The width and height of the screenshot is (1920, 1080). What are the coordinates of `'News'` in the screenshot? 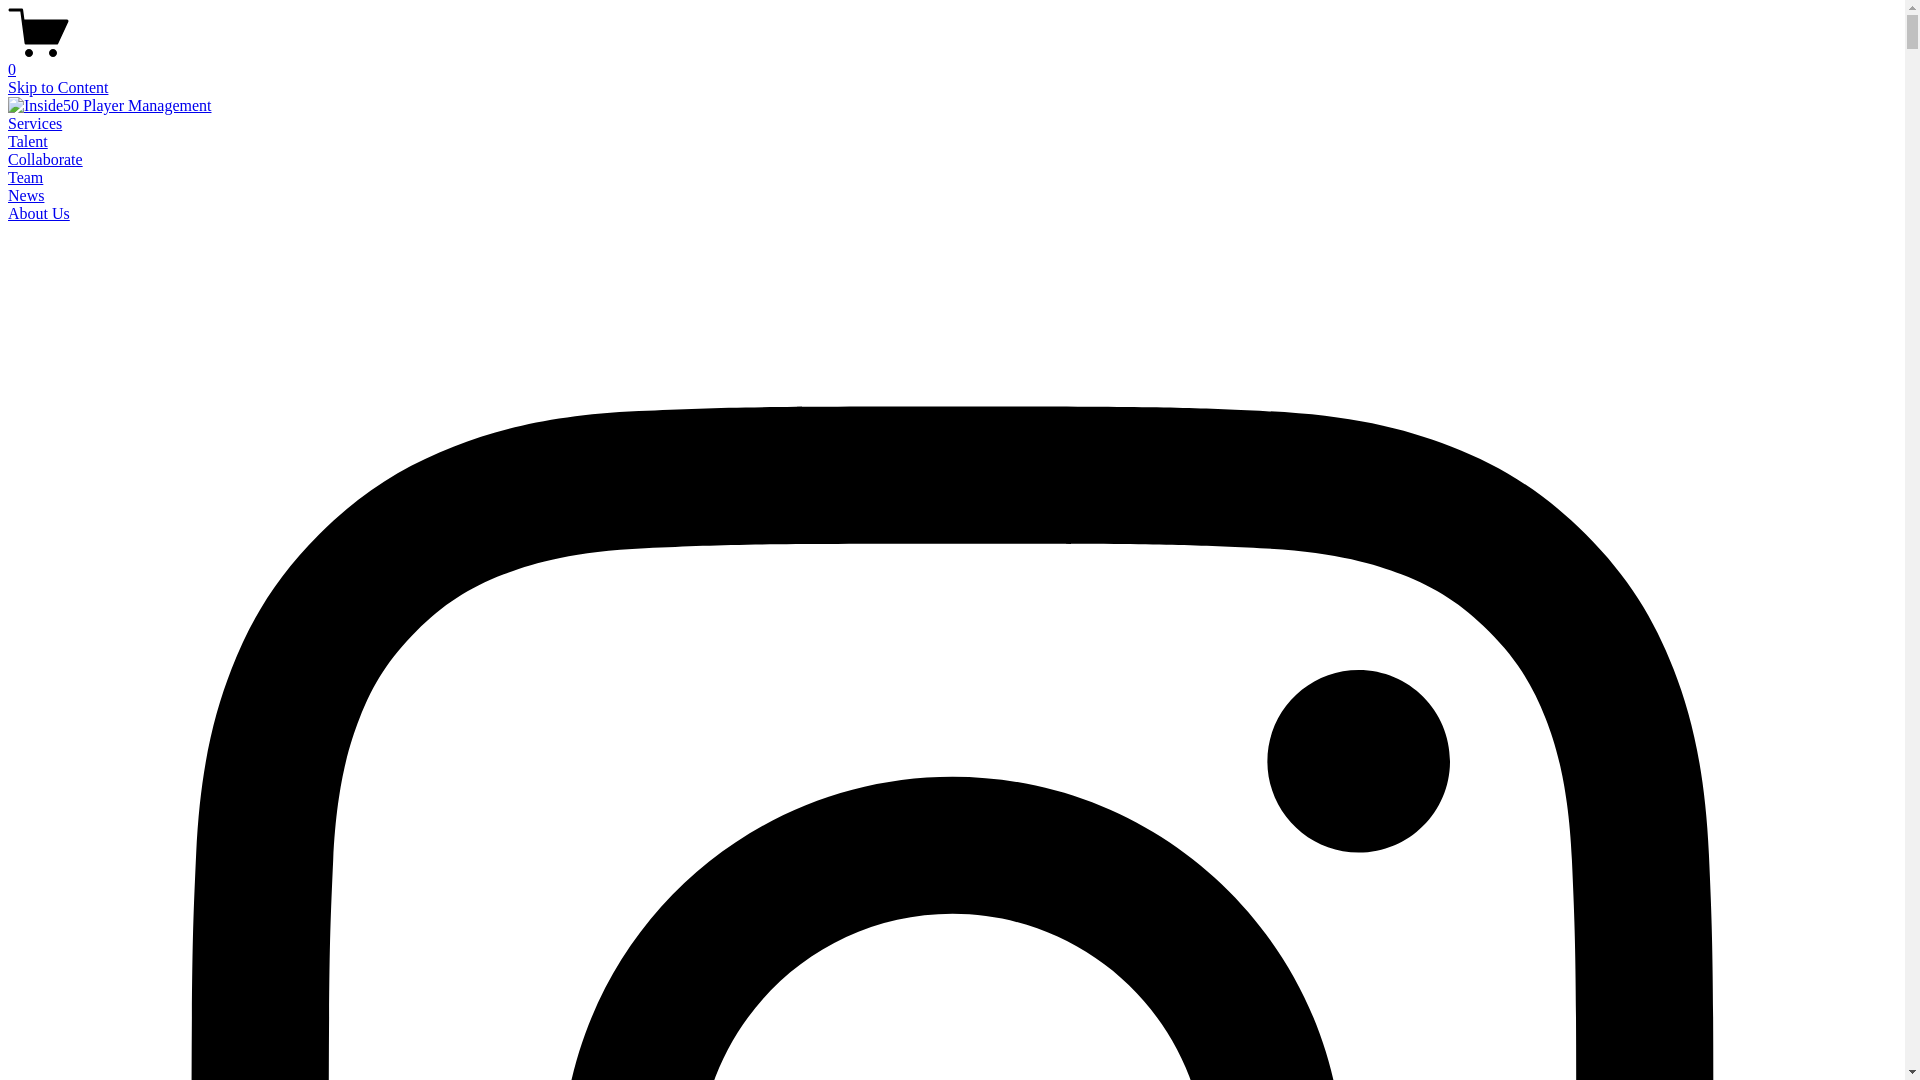 It's located at (25, 195).